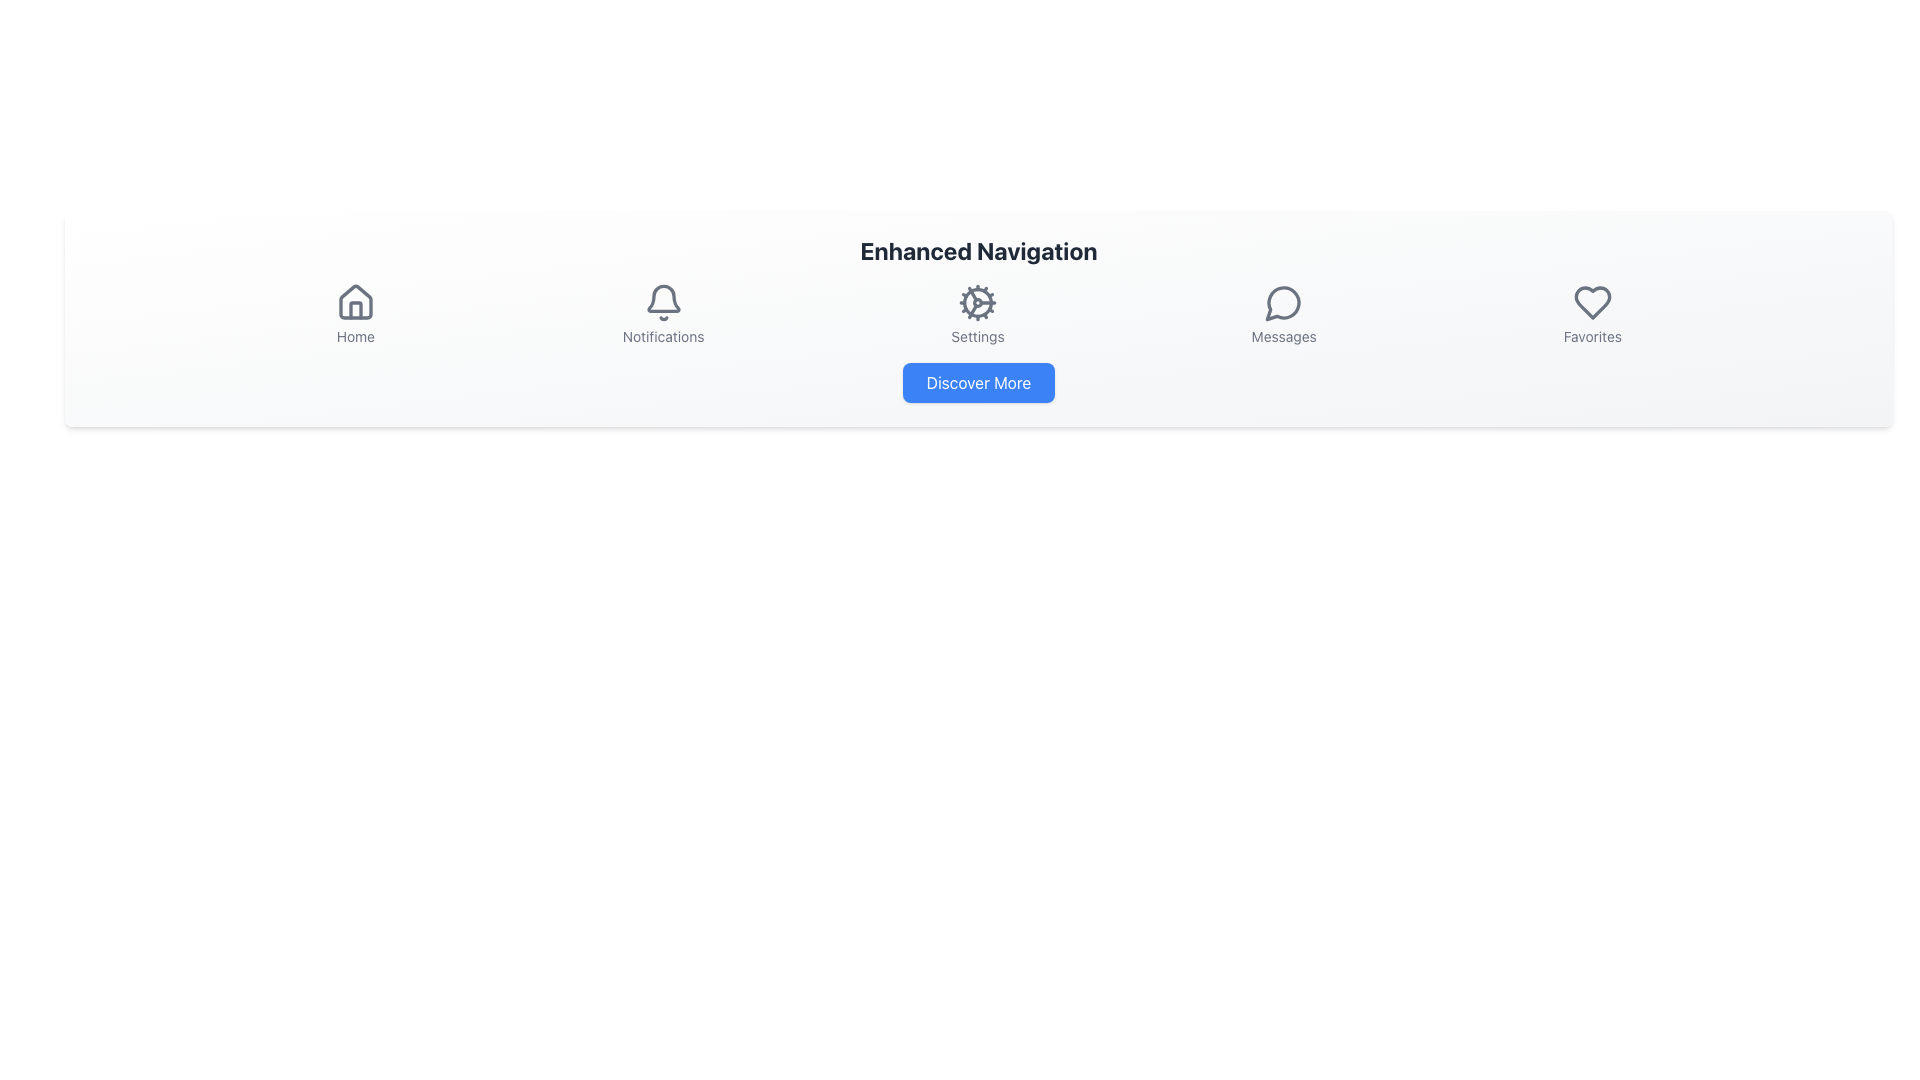 The height and width of the screenshot is (1080, 1920). Describe the element at coordinates (1591, 303) in the screenshot. I see `the heart-shaped icon representing the 'Favorites' option` at that location.